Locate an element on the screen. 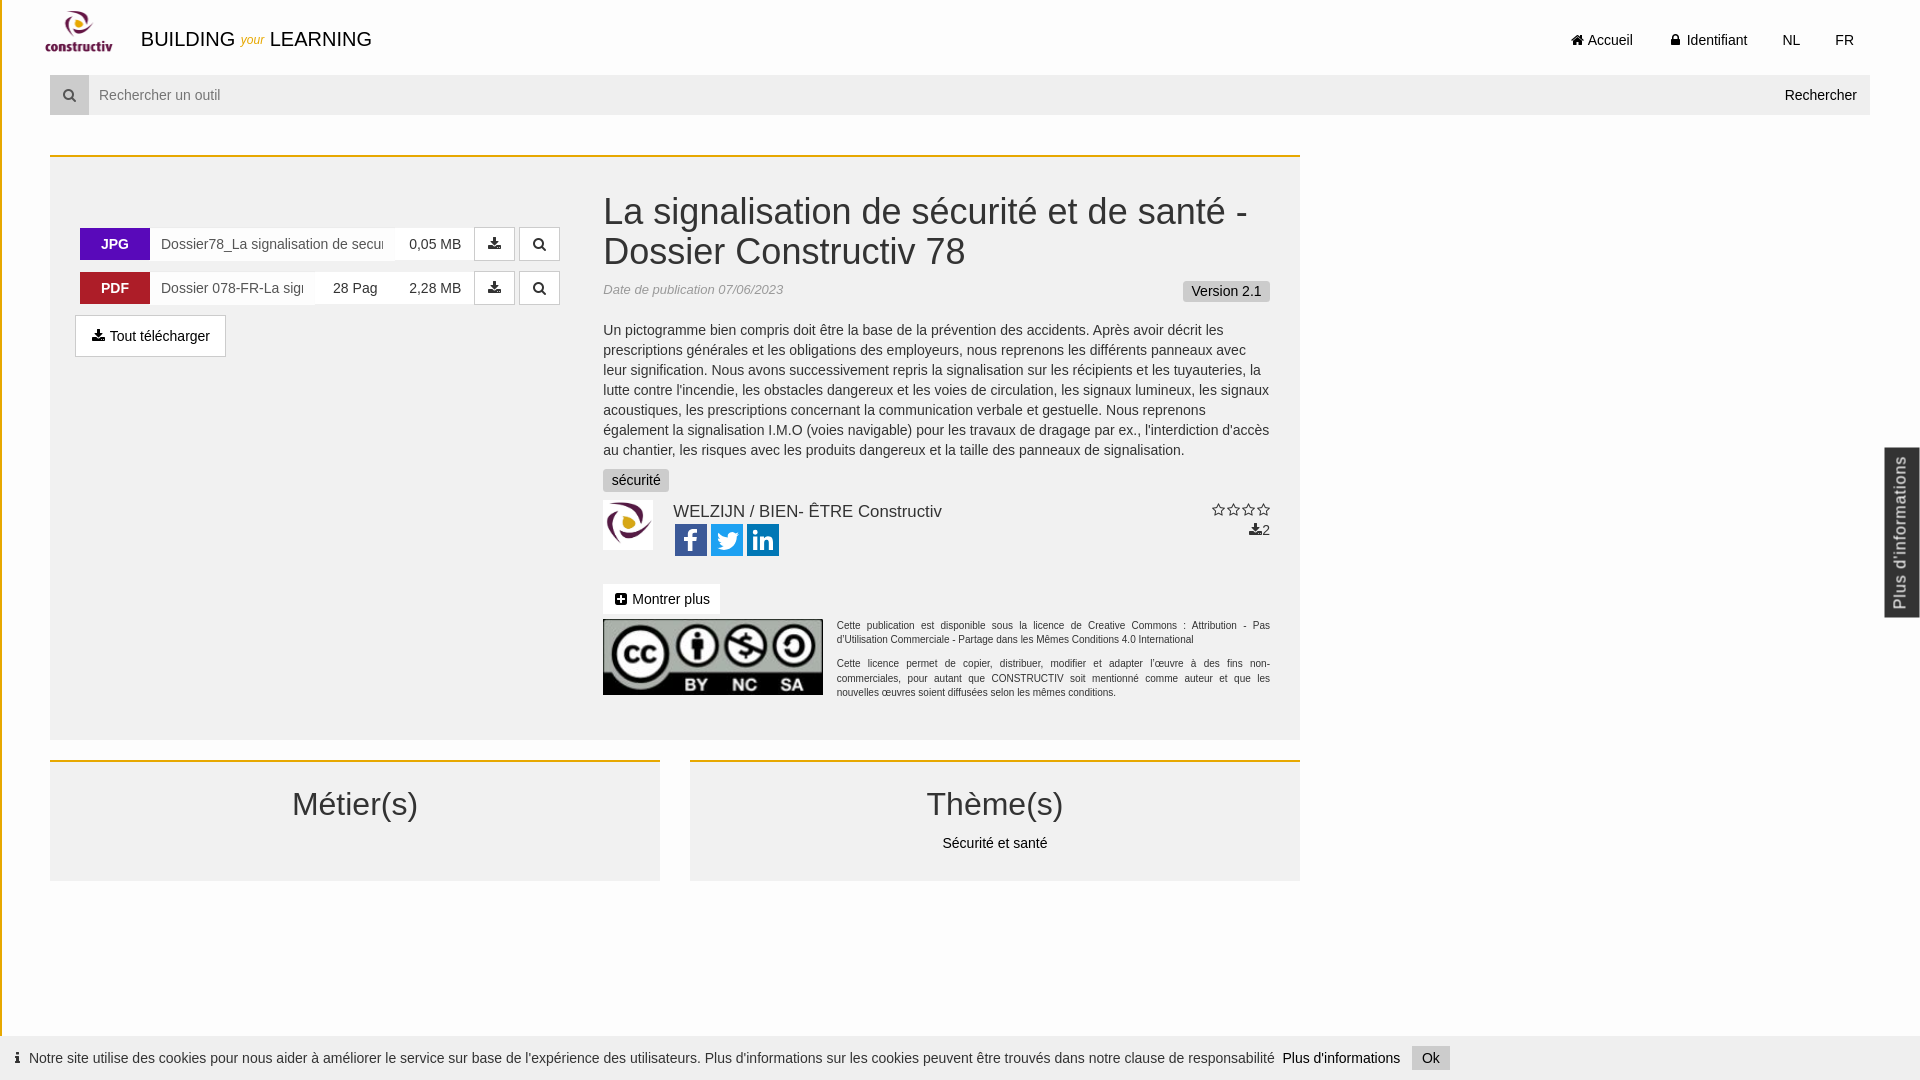  ' Montrer plus' is located at coordinates (602, 597).